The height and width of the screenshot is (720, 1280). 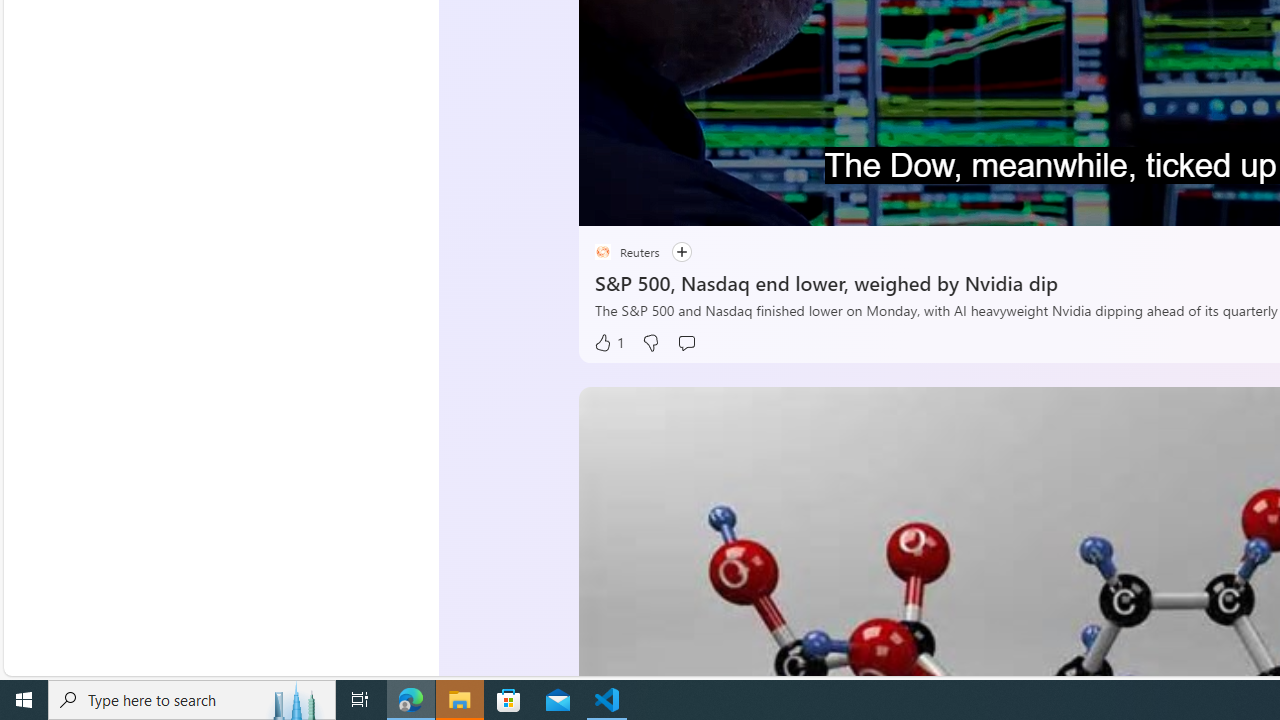 I want to click on '1 Like', so click(x=607, y=342).